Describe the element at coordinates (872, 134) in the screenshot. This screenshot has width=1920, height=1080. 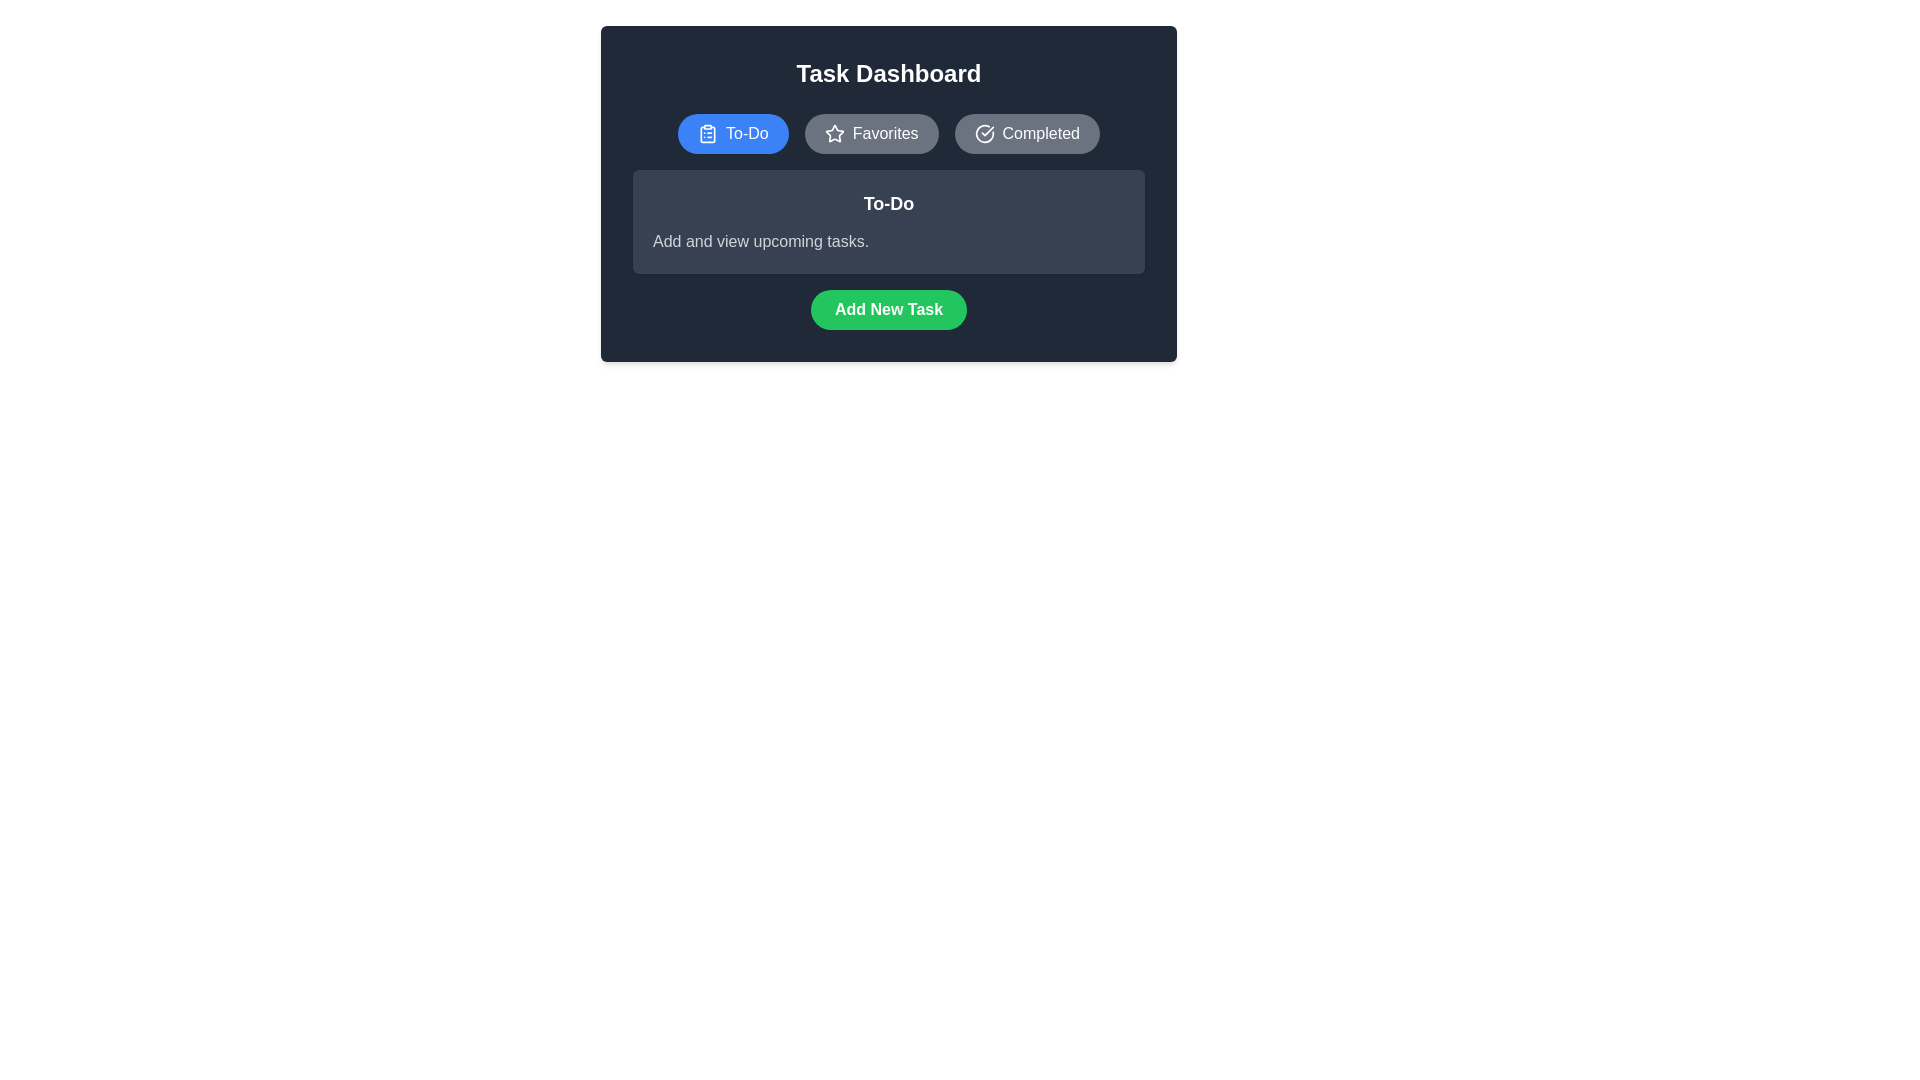
I see `the Favorites tab to view its content` at that location.